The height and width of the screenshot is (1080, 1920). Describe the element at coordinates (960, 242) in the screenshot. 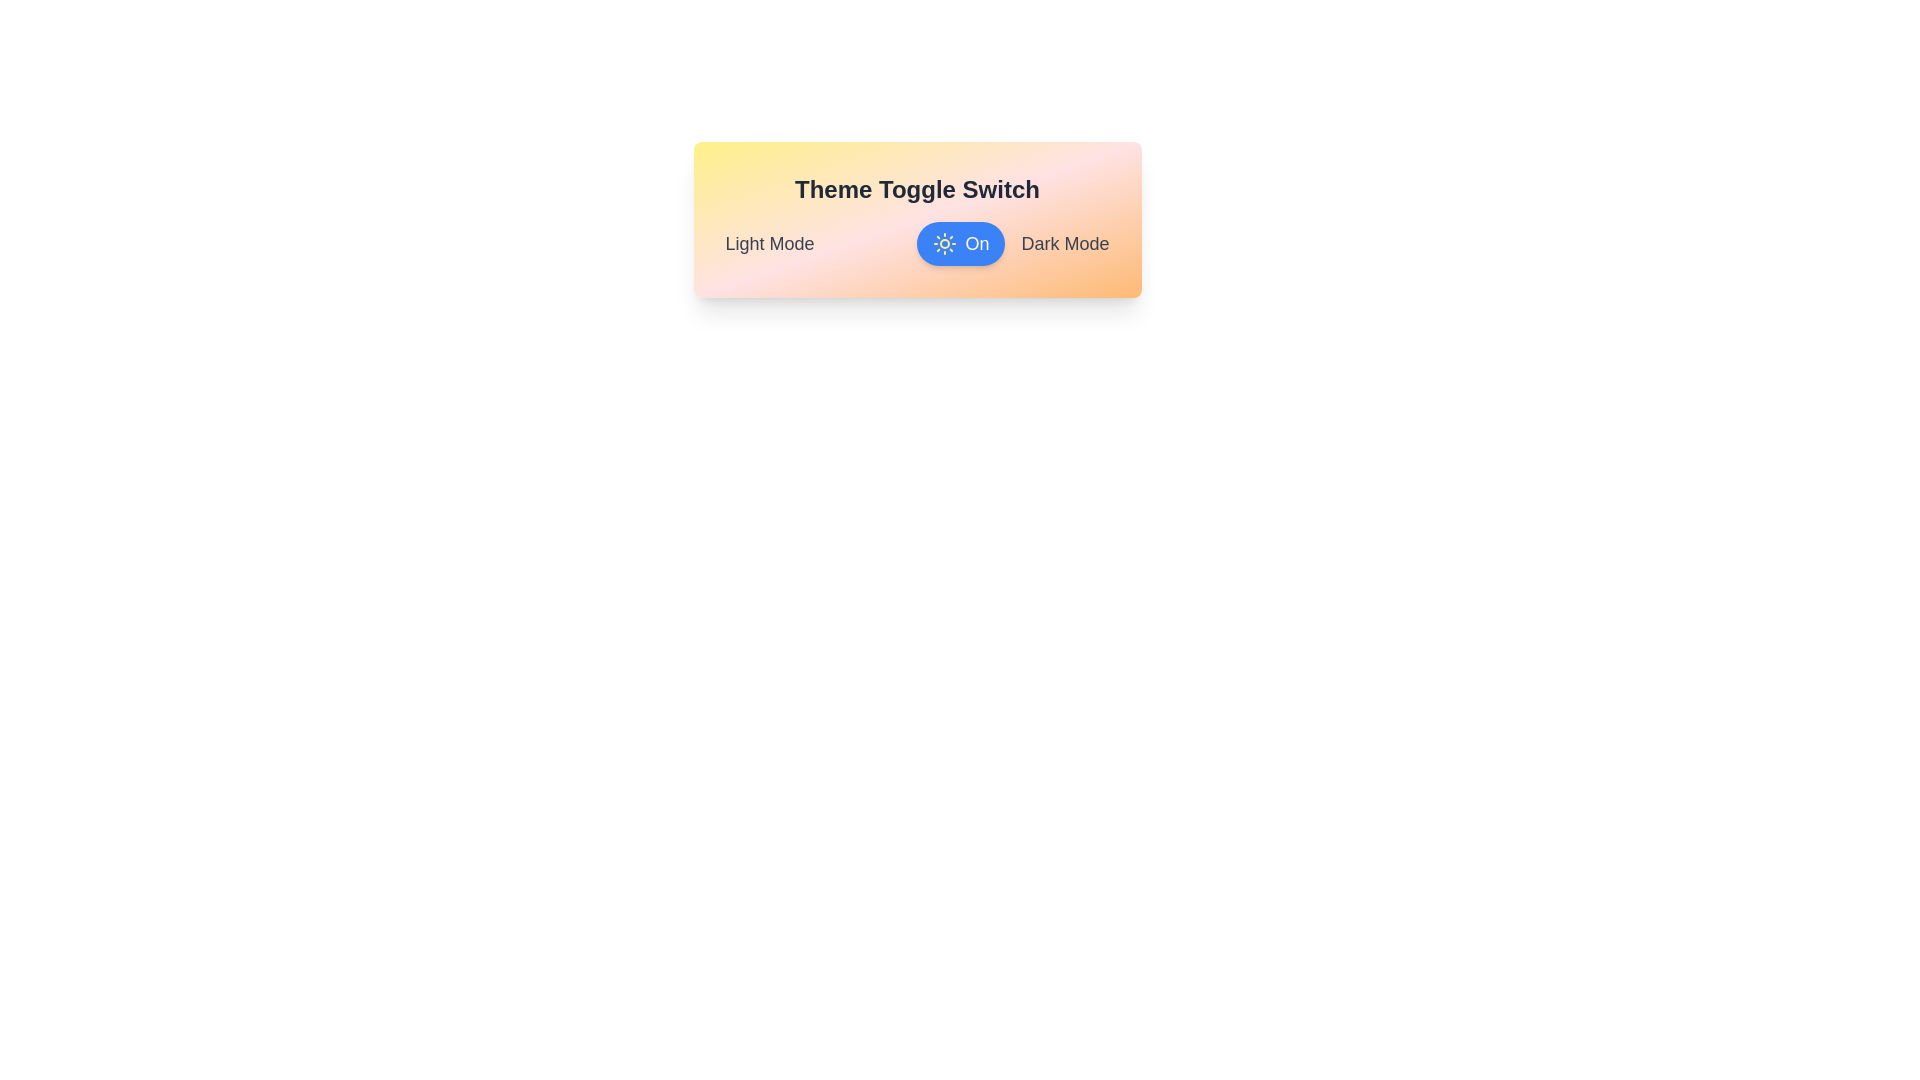

I see `toggle switch to change the mode` at that location.